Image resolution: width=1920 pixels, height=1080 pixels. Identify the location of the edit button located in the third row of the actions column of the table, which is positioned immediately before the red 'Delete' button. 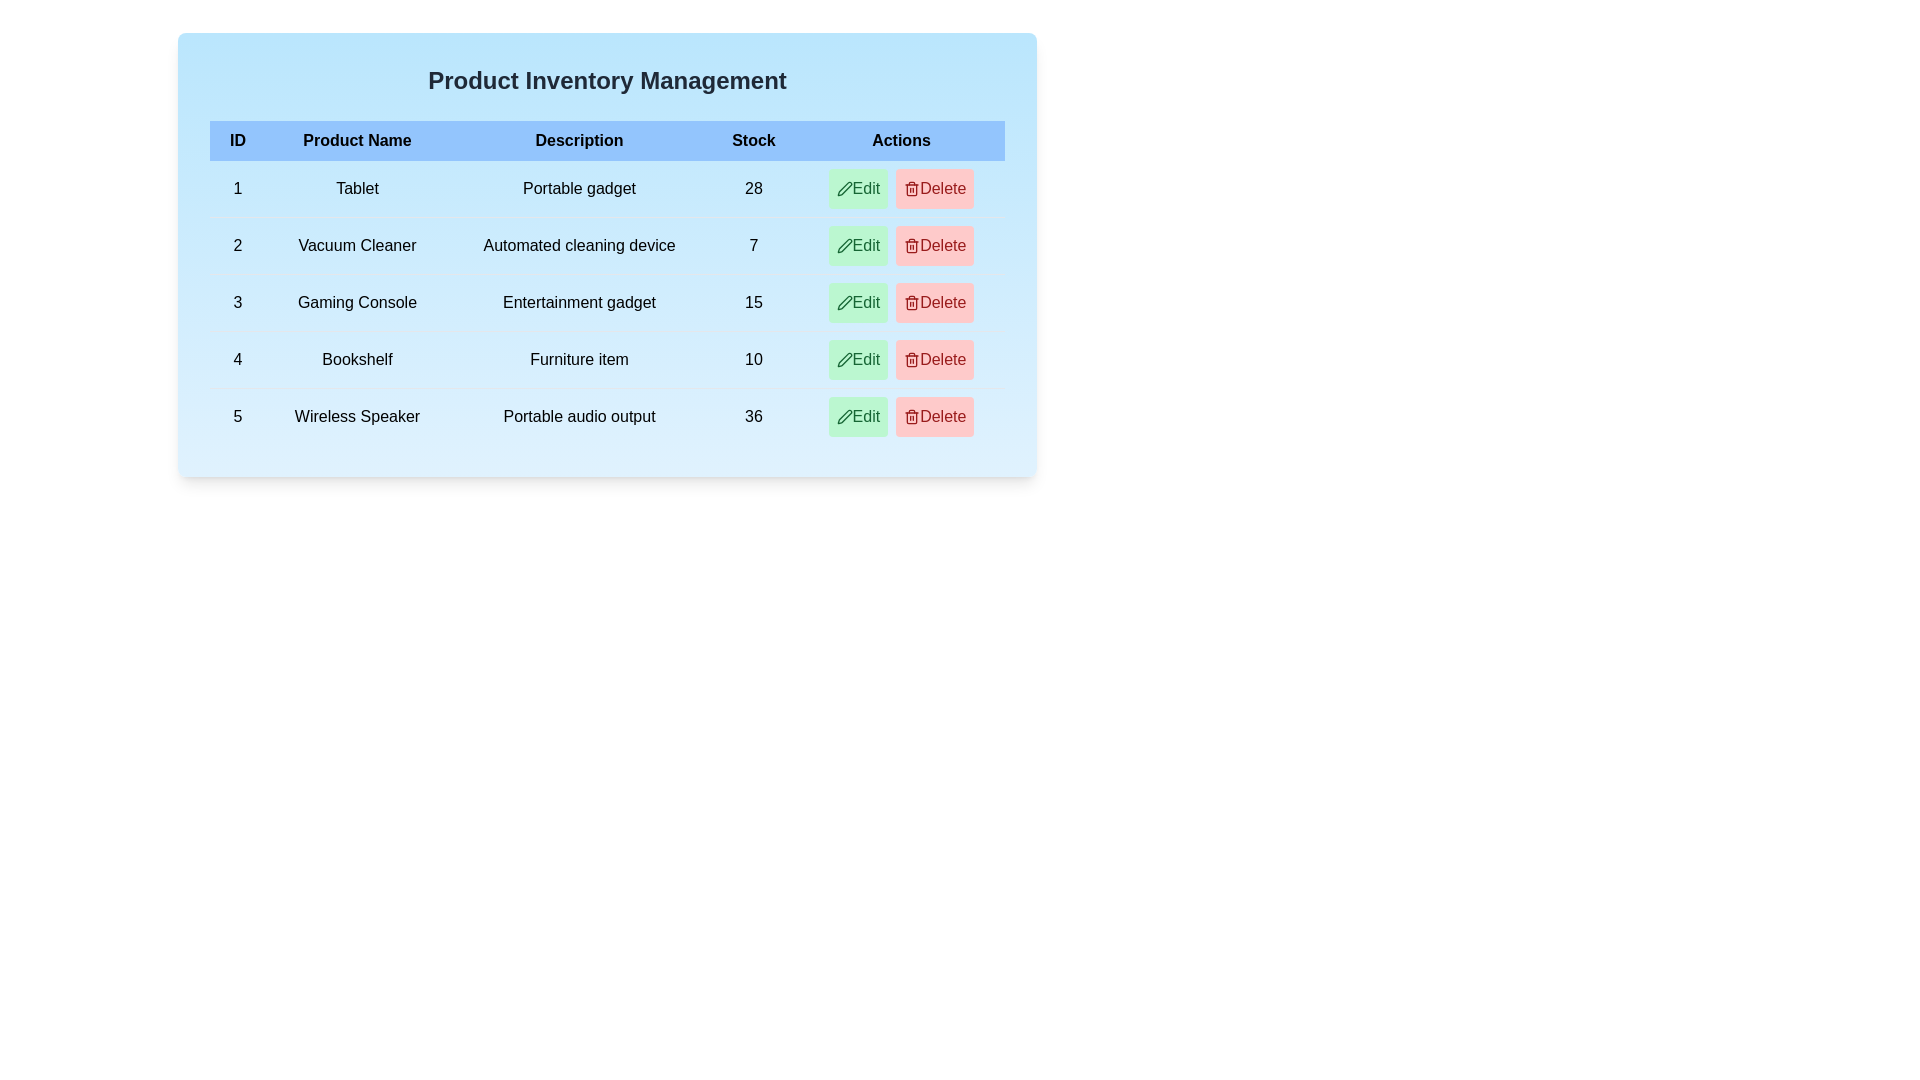
(858, 245).